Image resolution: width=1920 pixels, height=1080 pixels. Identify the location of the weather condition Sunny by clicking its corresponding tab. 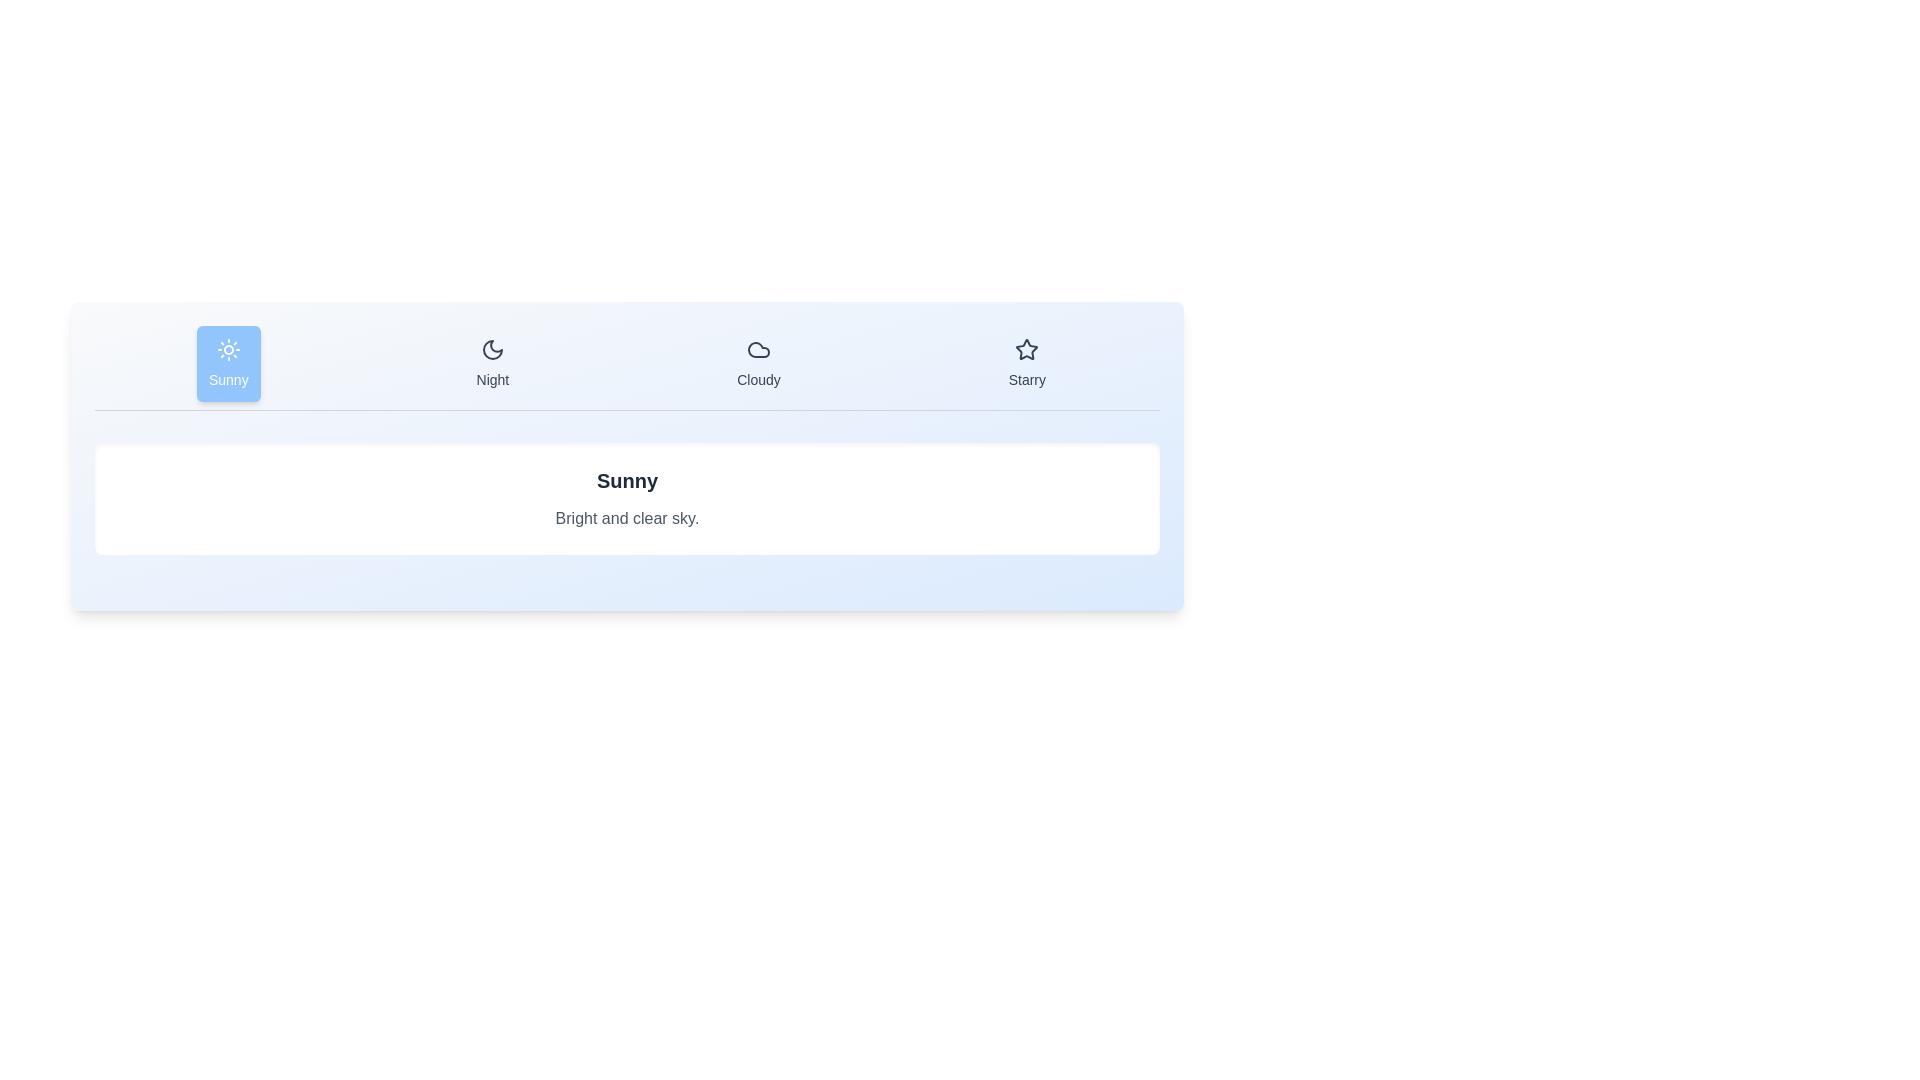
(227, 363).